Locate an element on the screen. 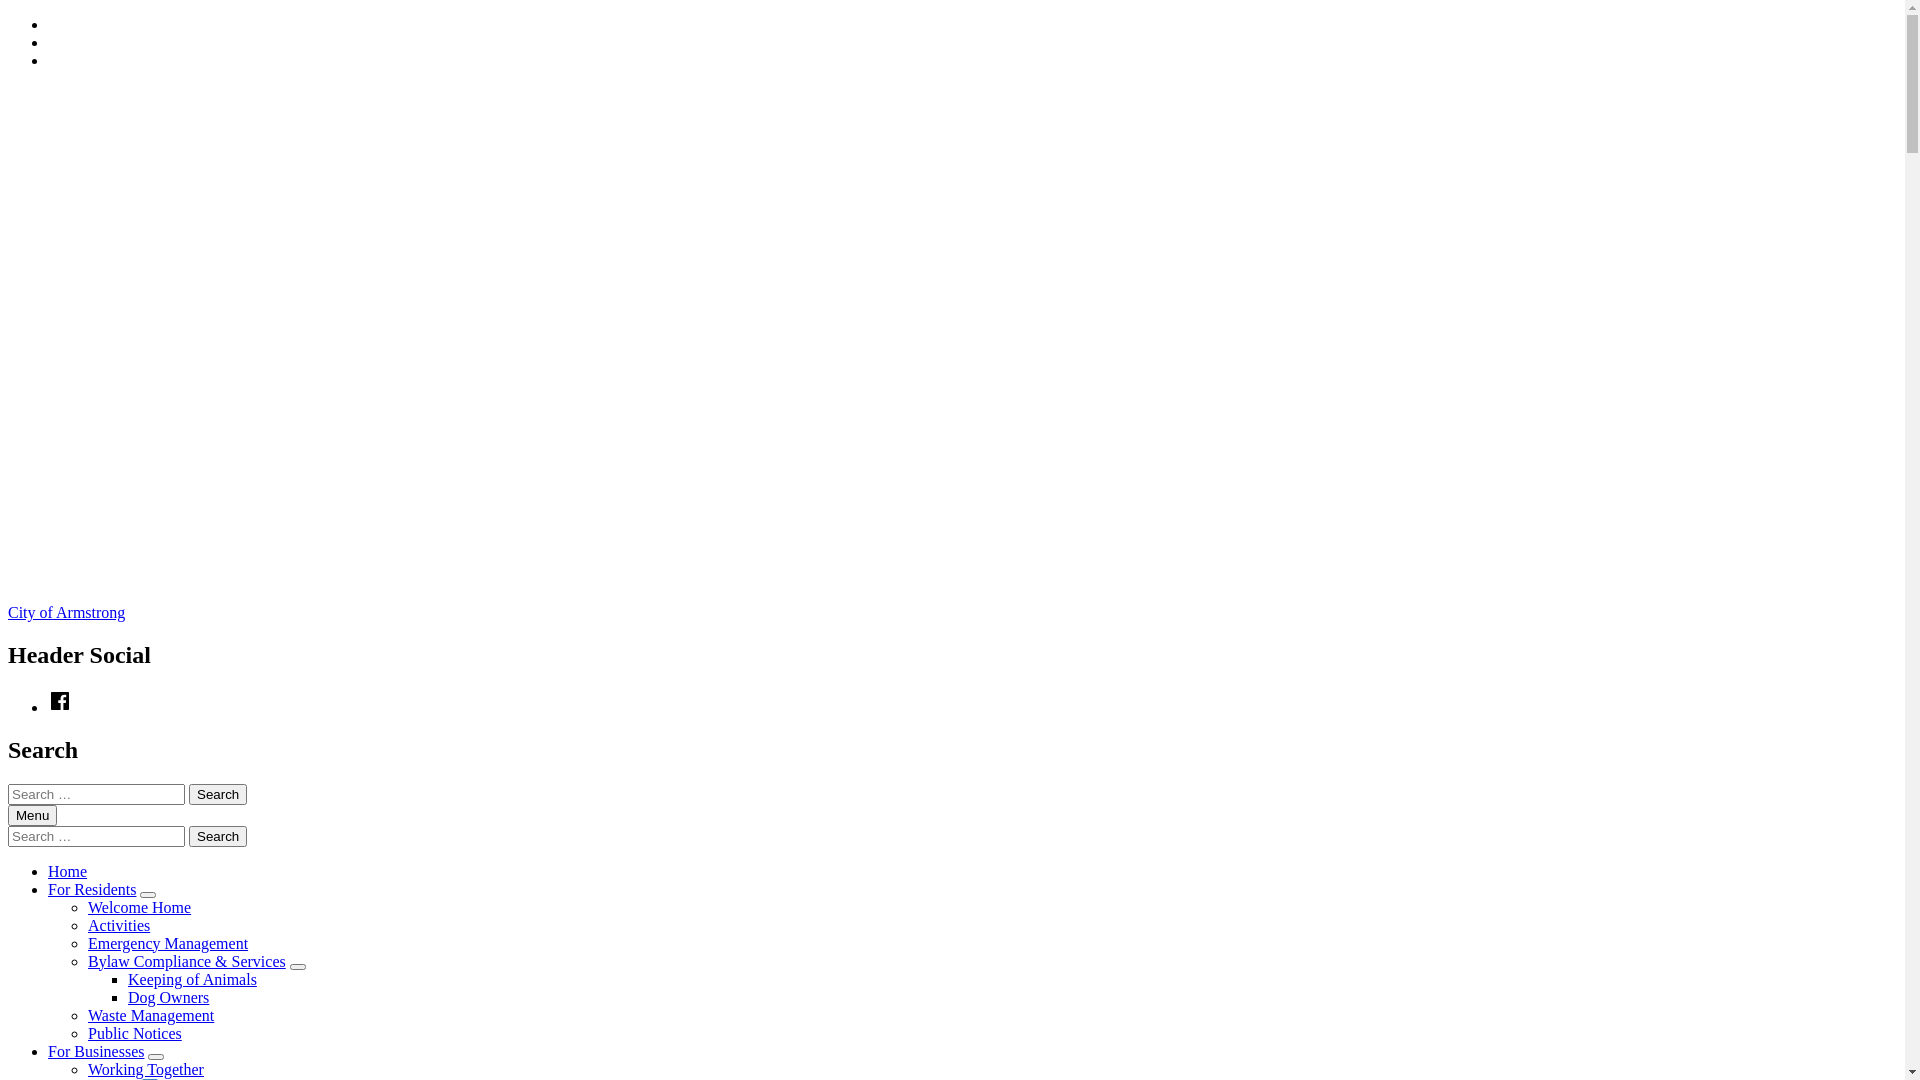 The height and width of the screenshot is (1080, 1920). 'Waste Management' is located at coordinates (149, 1015).